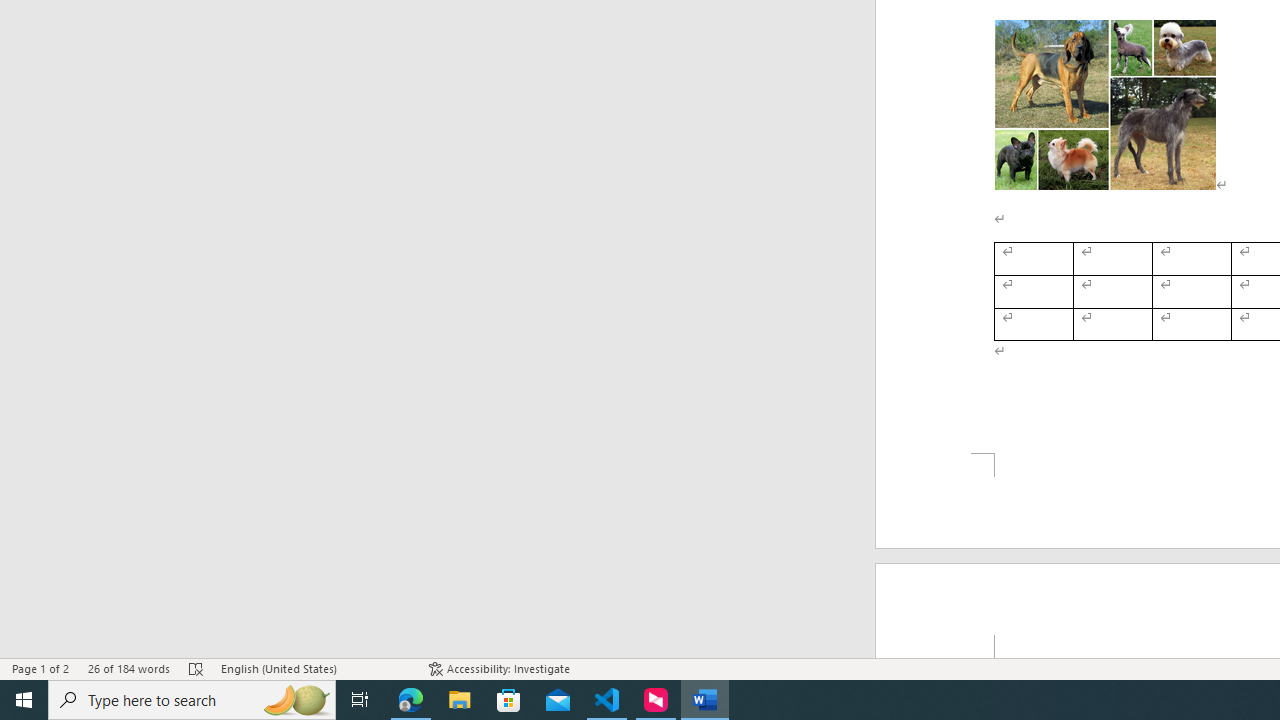 Image resolution: width=1280 pixels, height=720 pixels. Describe the element at coordinates (196, 669) in the screenshot. I see `'Spelling and Grammar Check Errors'` at that location.